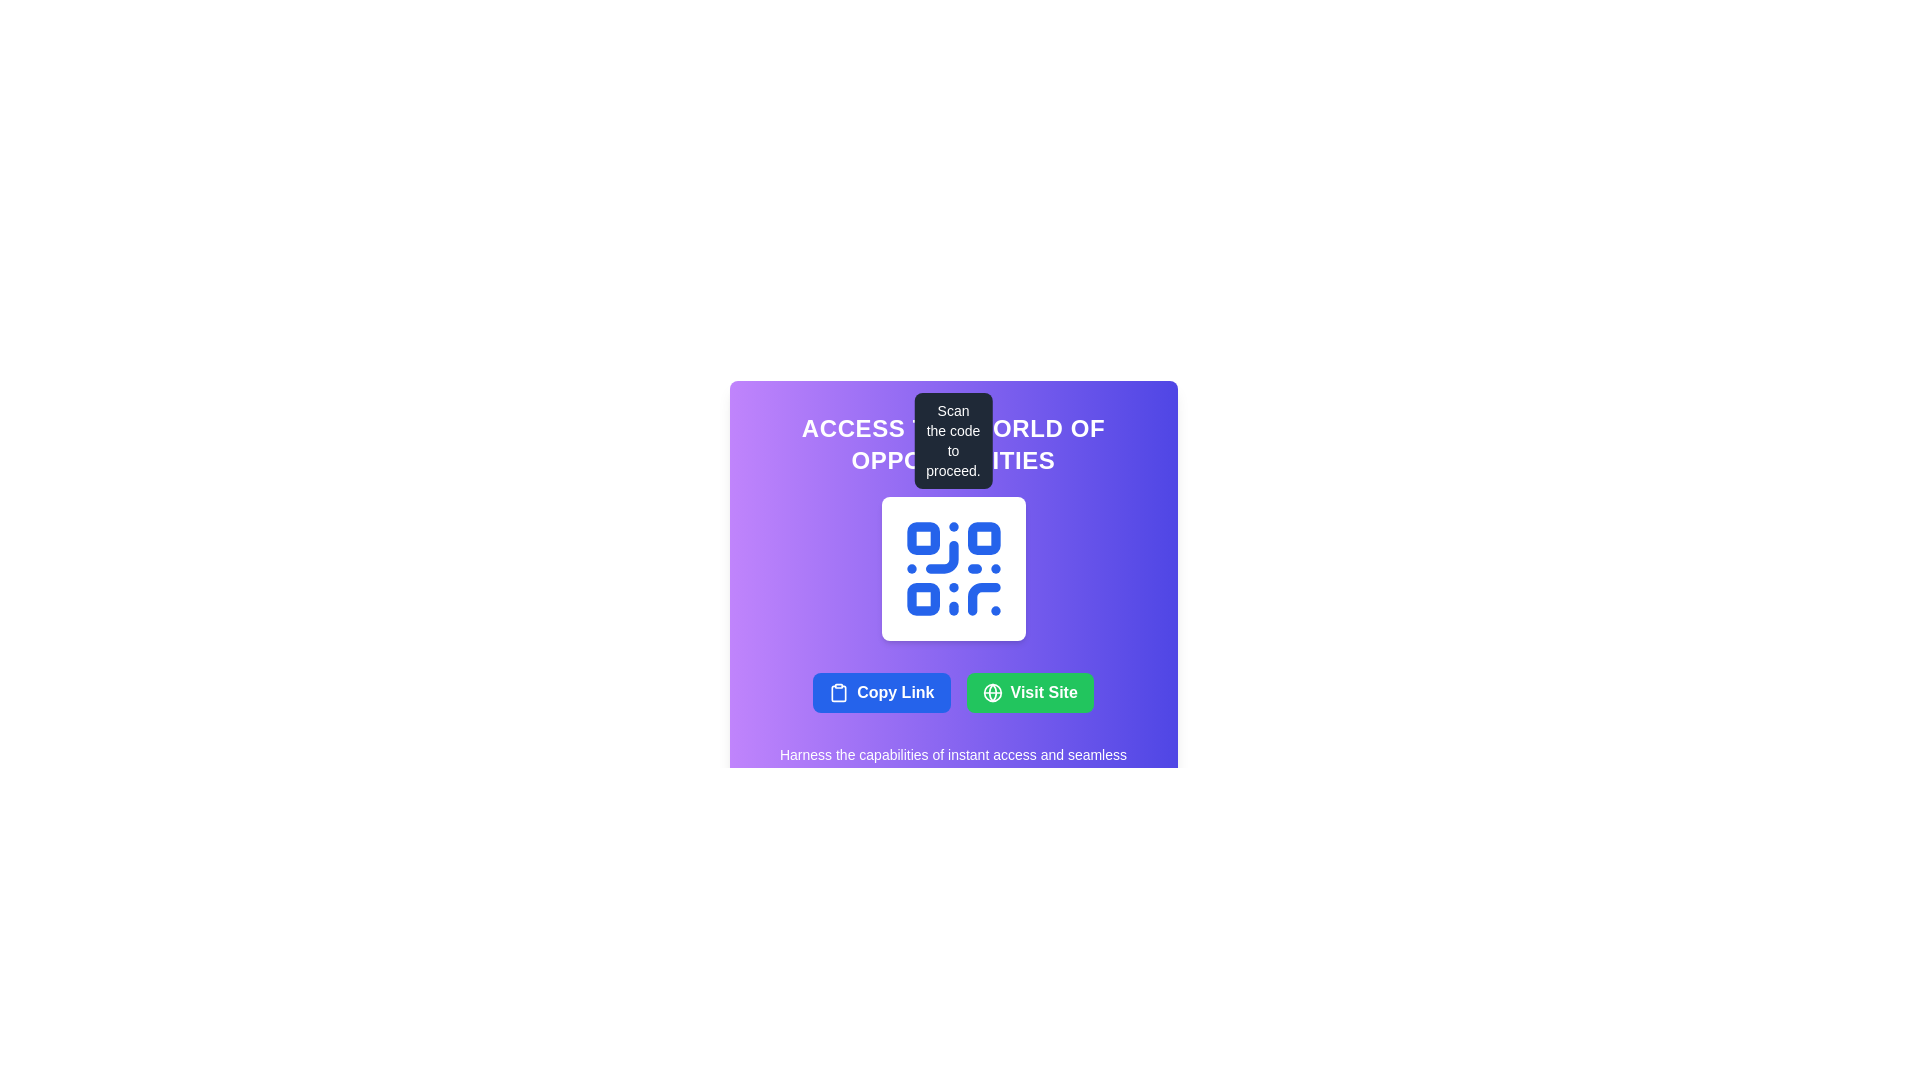 This screenshot has height=1080, width=1920. Describe the element at coordinates (839, 692) in the screenshot. I see `the clipboard-shaped icon, which is styled in white on a blue circular background, located inside the 'Copy Link' button, to the left of the text label` at that location.